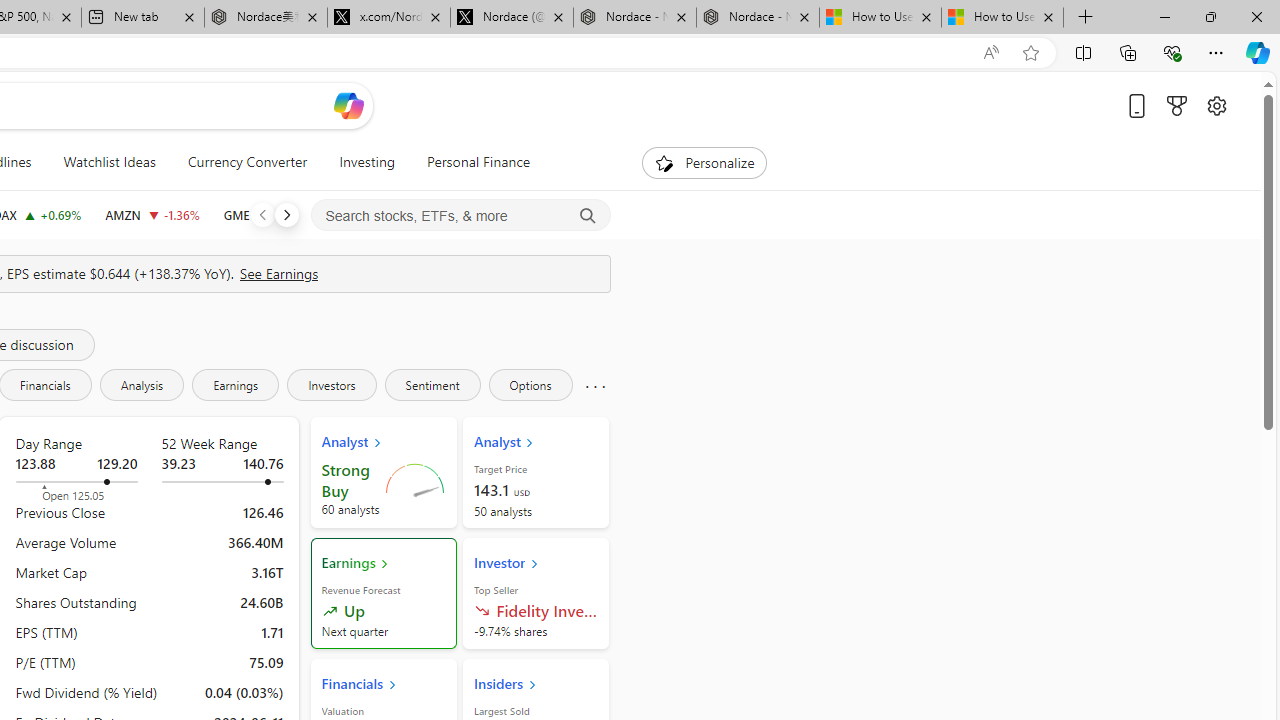 The height and width of the screenshot is (720, 1280). I want to click on 'Watchlist Ideas', so click(108, 162).